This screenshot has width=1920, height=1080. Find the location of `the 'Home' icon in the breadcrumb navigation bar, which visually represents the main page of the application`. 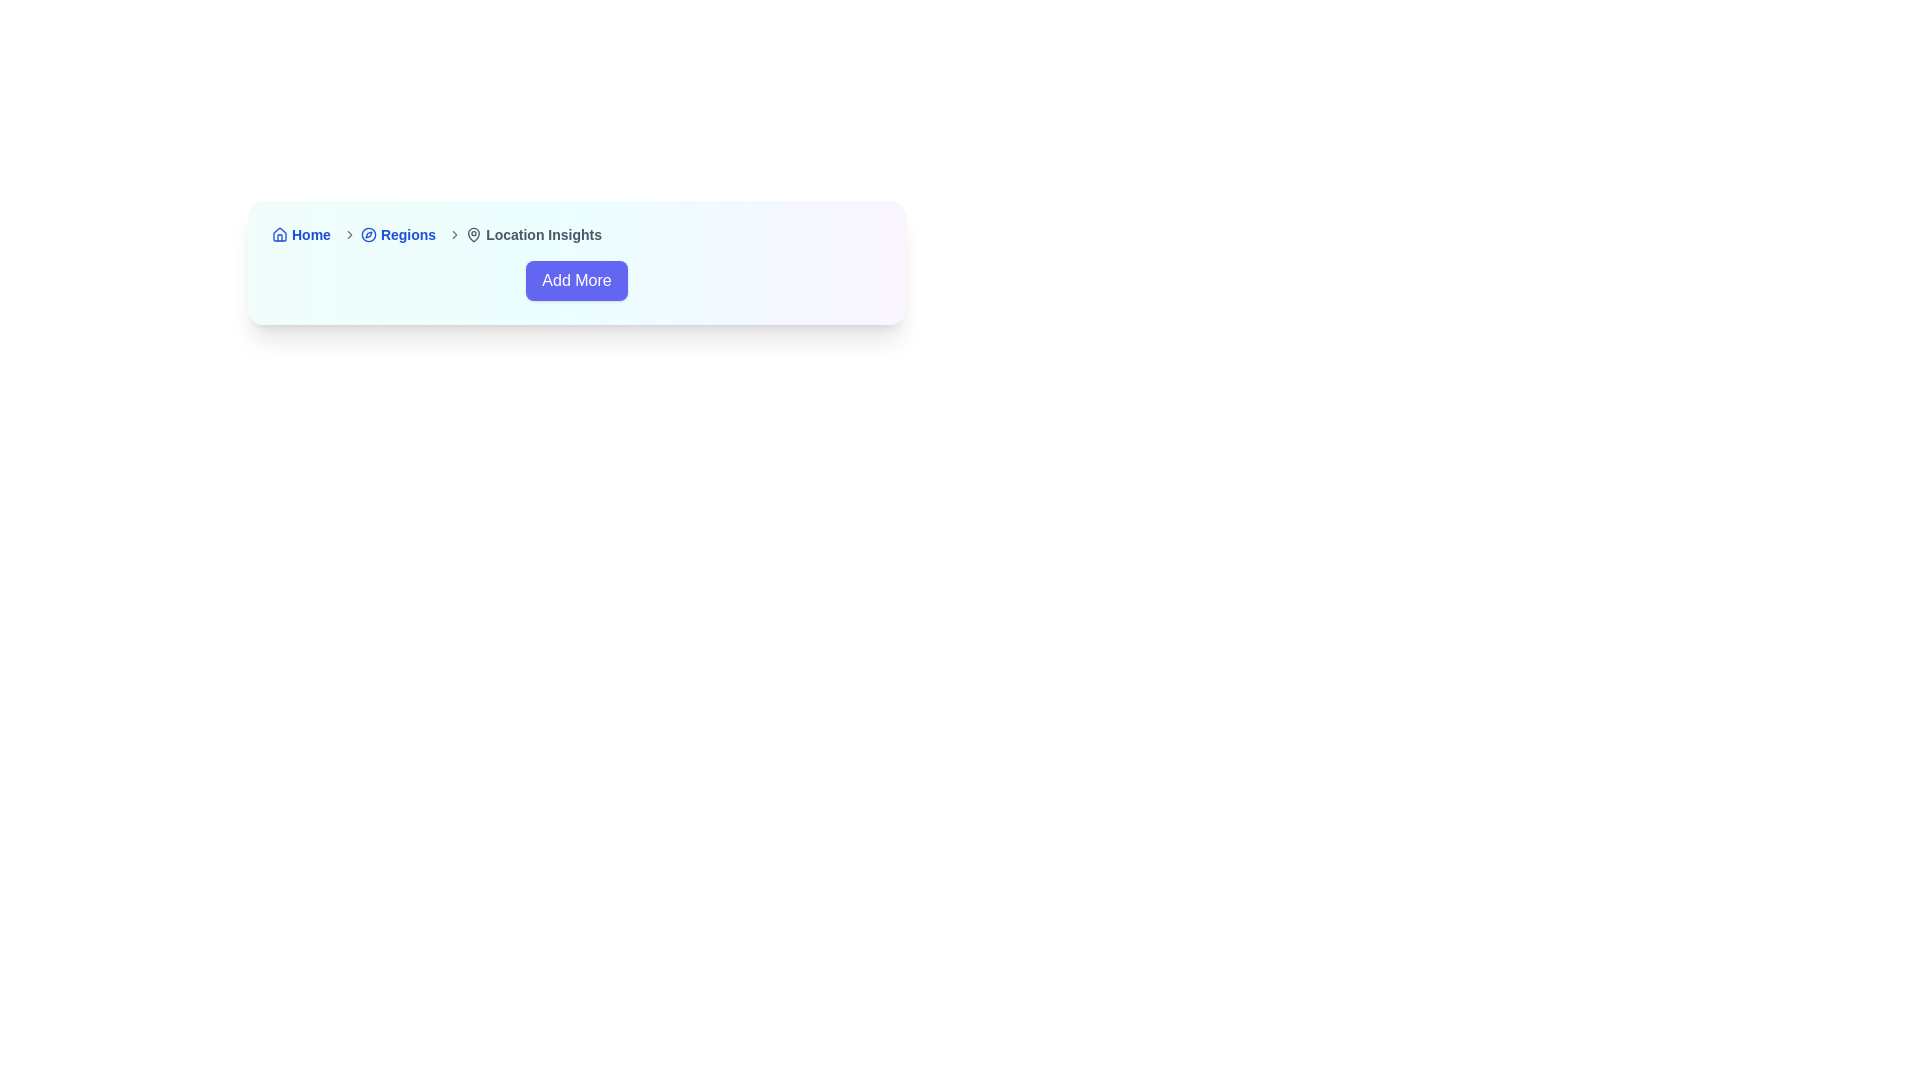

the 'Home' icon in the breadcrumb navigation bar, which visually represents the main page of the application is located at coordinates (278, 233).